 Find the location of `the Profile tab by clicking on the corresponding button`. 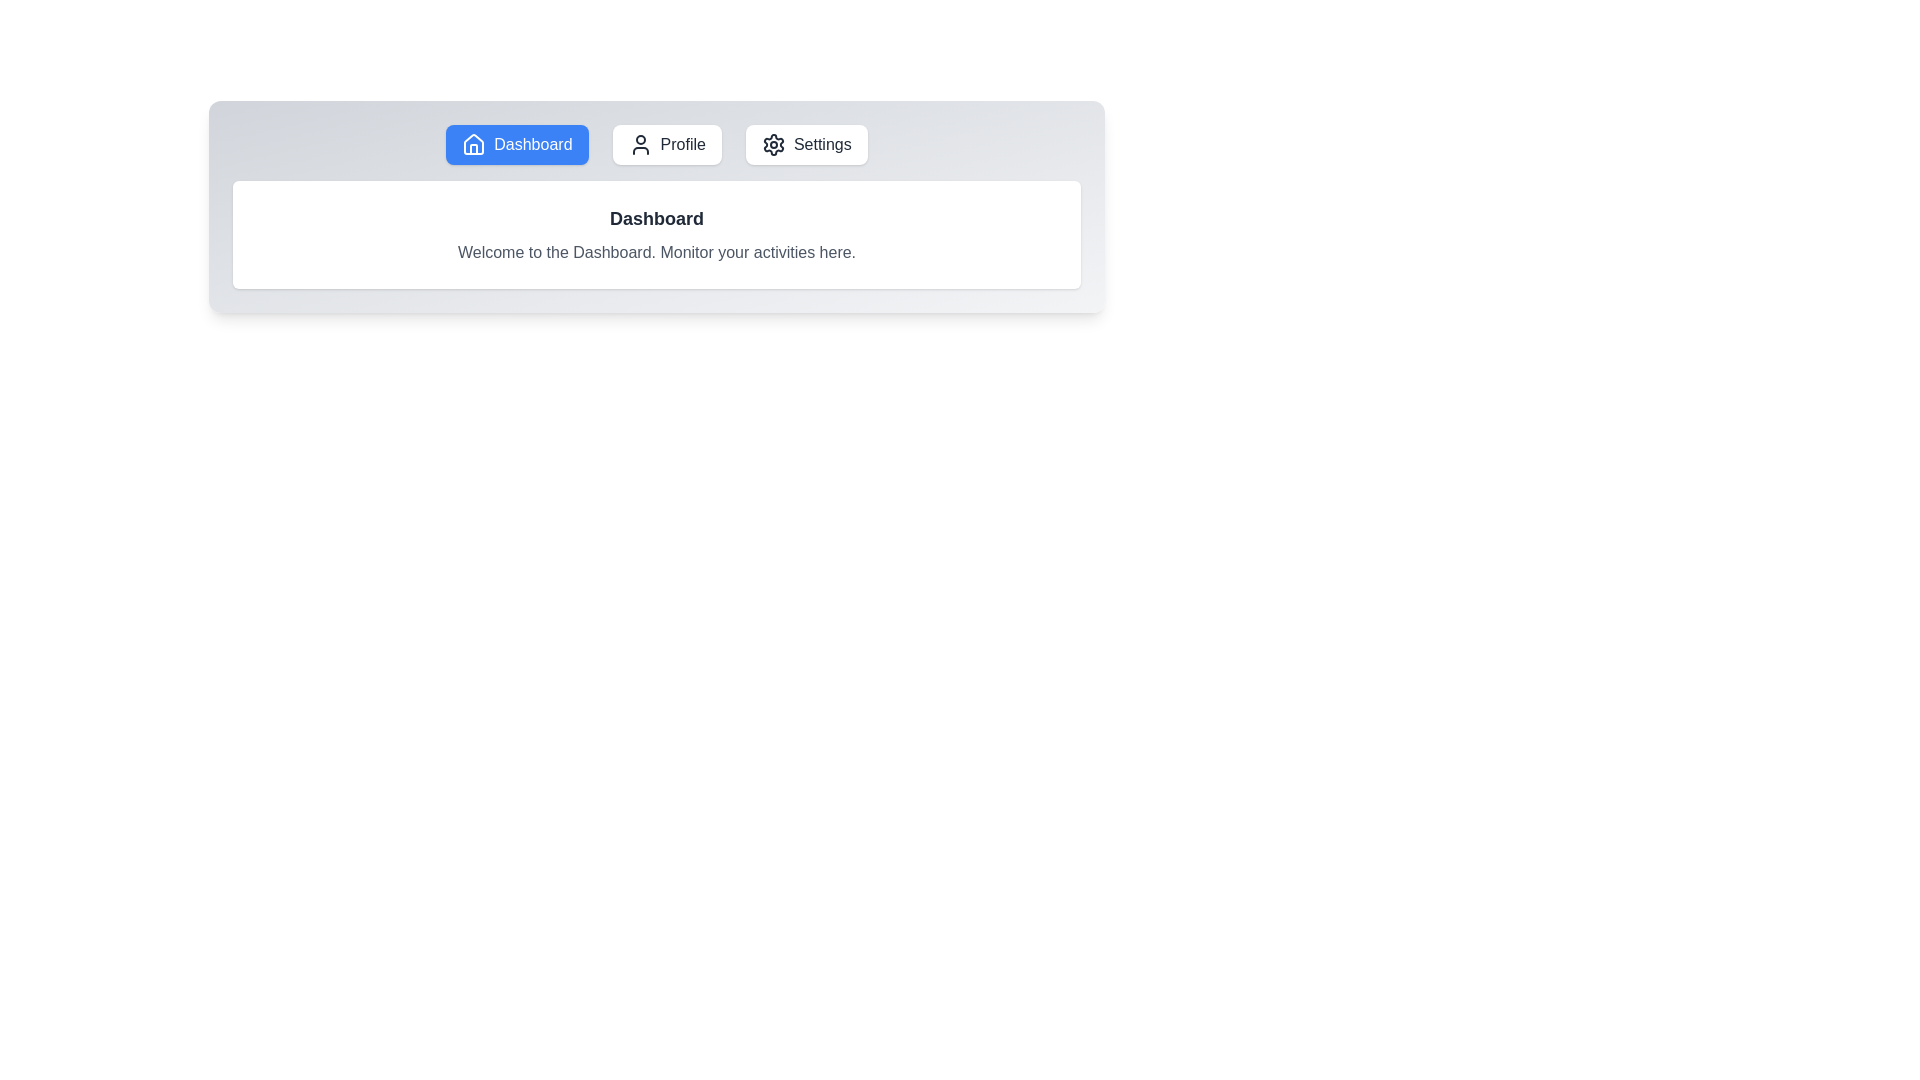

the Profile tab by clicking on the corresponding button is located at coordinates (667, 144).